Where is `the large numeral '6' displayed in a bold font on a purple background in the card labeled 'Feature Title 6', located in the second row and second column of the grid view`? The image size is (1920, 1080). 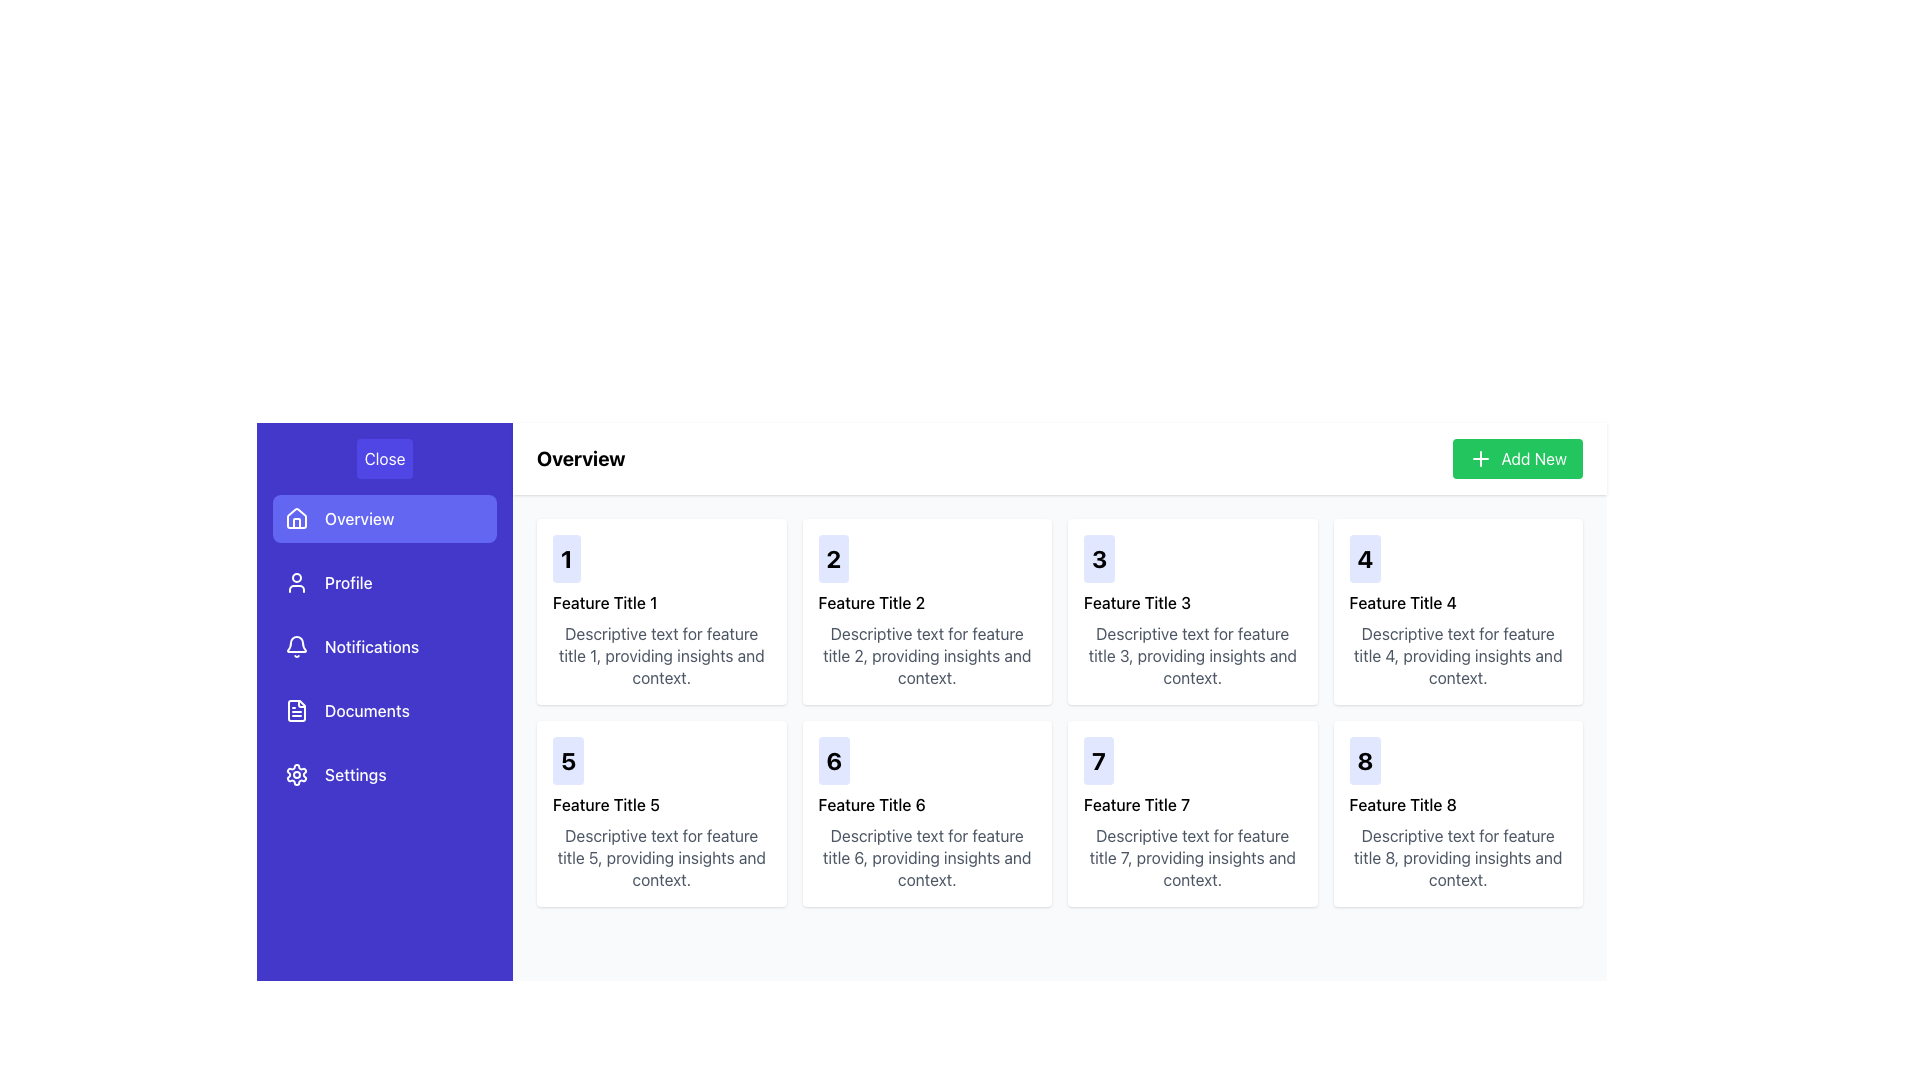
the large numeral '6' displayed in a bold font on a purple background in the card labeled 'Feature Title 6', located in the second row and second column of the grid view is located at coordinates (834, 760).